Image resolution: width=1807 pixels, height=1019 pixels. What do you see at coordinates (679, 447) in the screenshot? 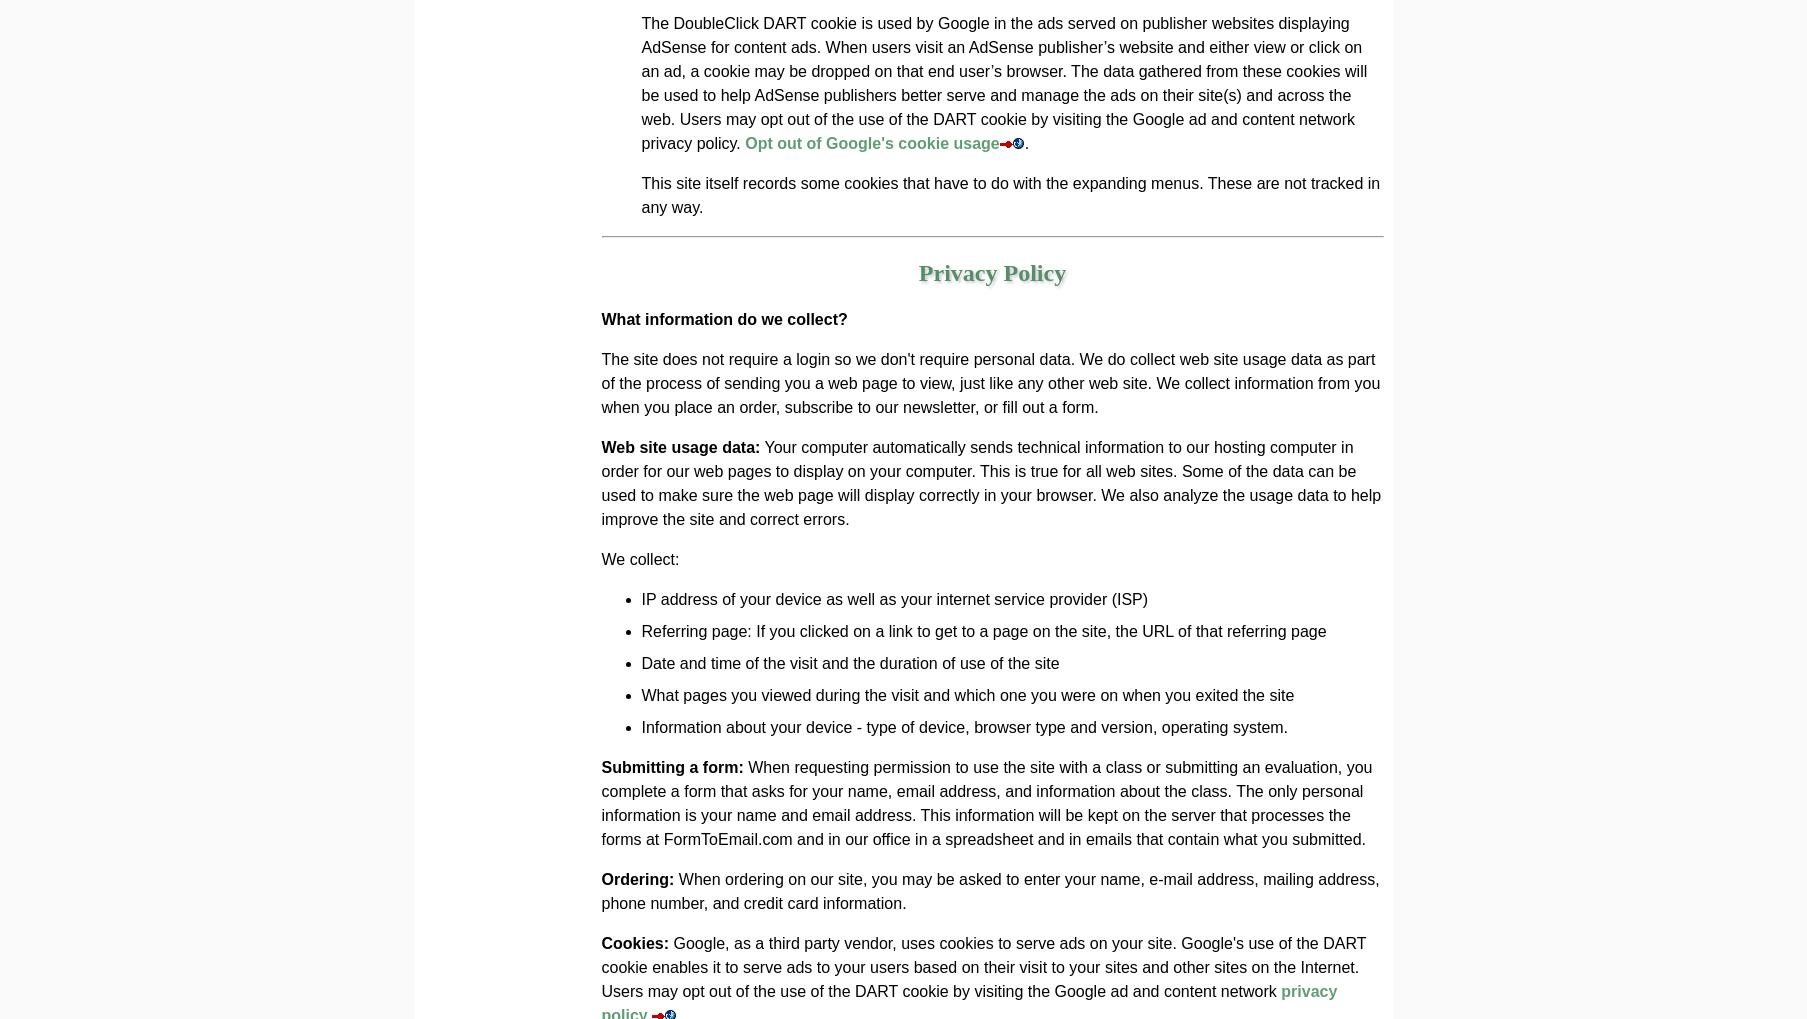
I see `'Web site usage data:'` at bounding box center [679, 447].